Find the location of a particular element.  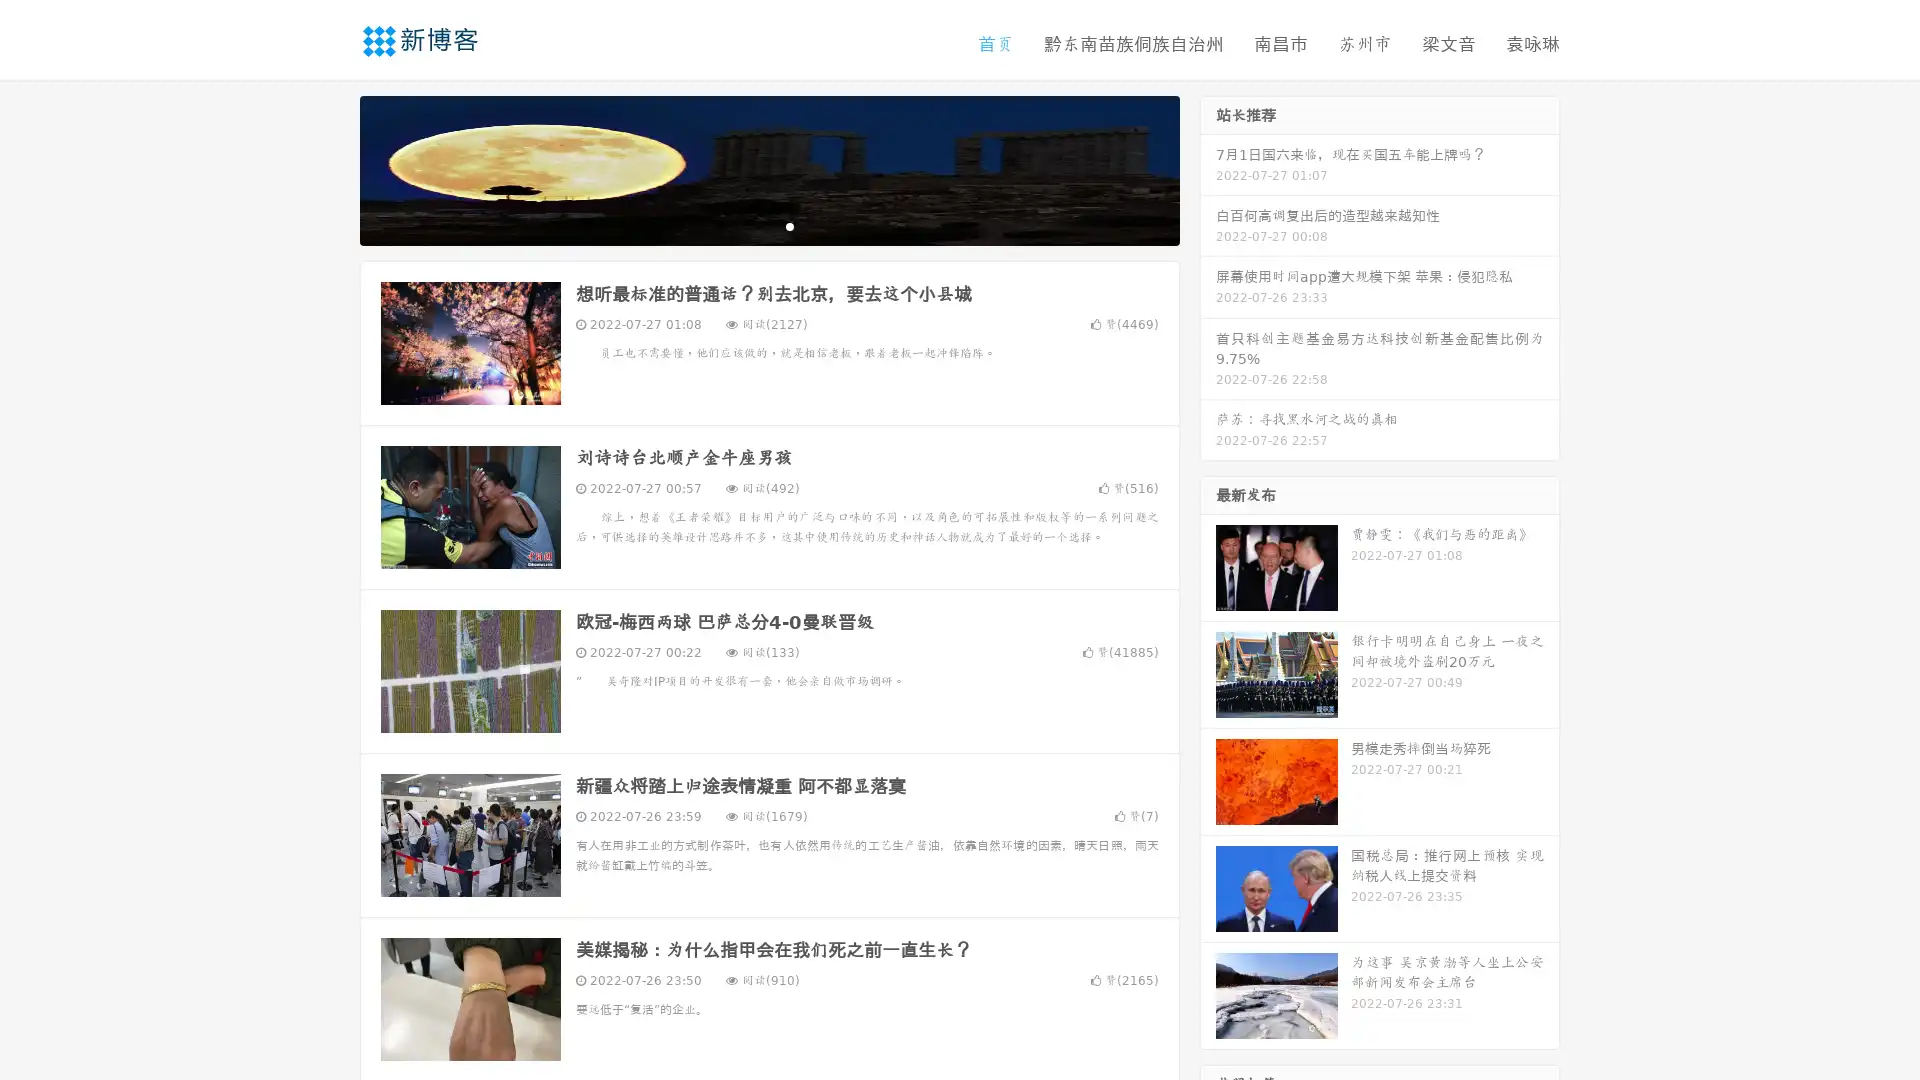

Next slide is located at coordinates (1208, 168).